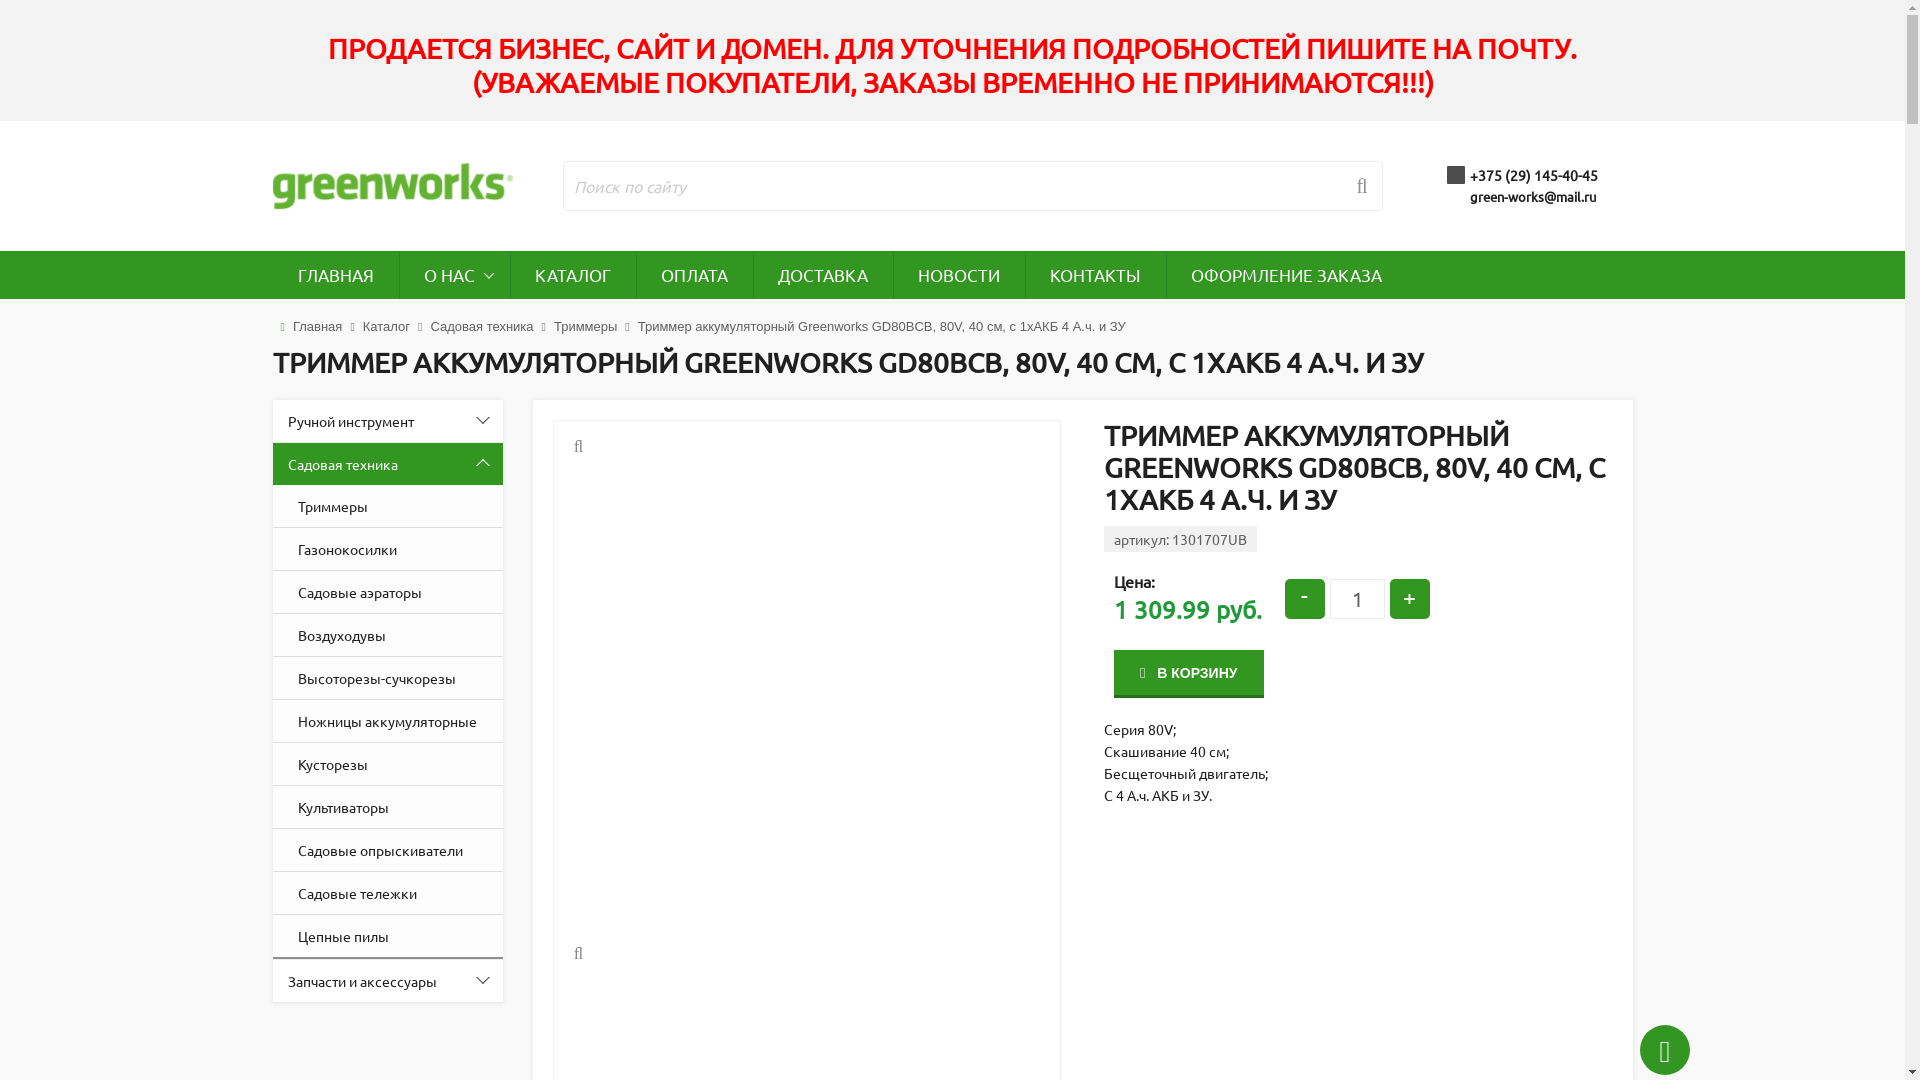  Describe the element at coordinates (1409, 596) in the screenshot. I see `'+'` at that location.